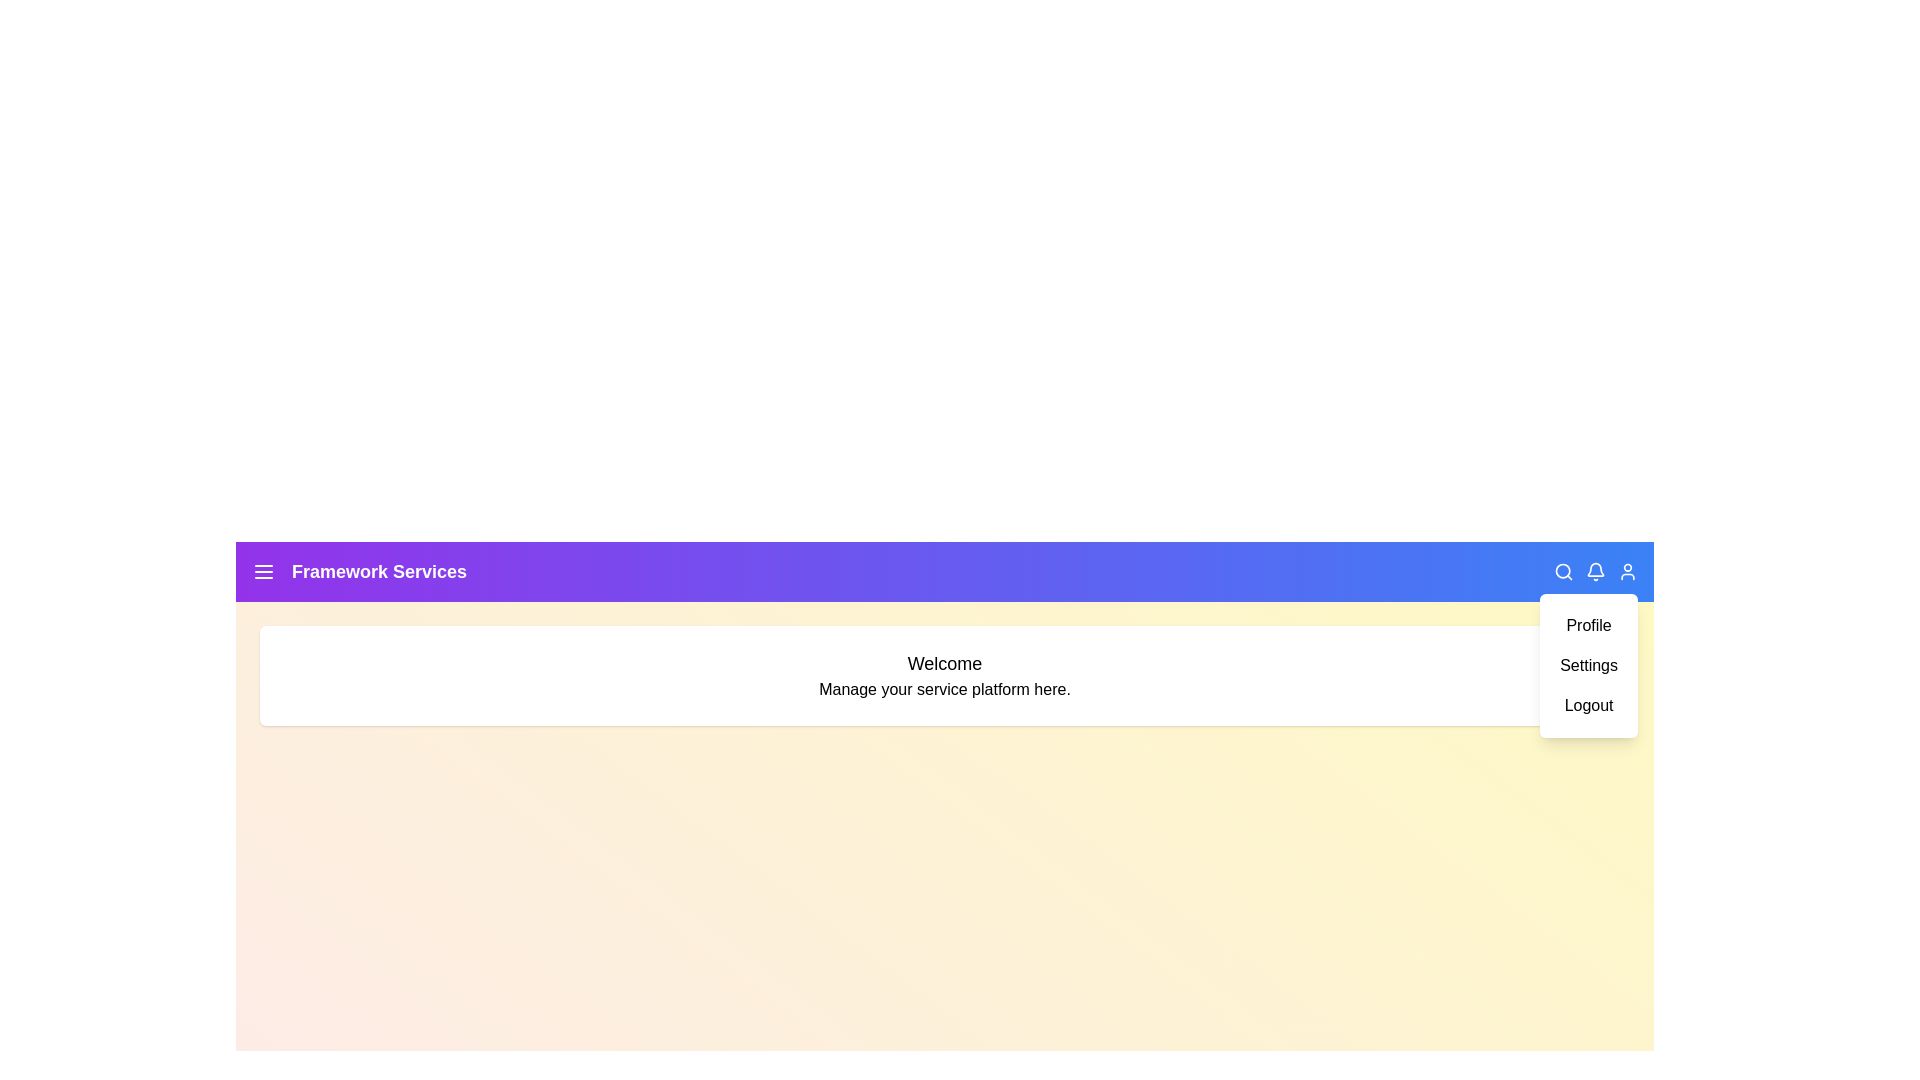 The height and width of the screenshot is (1080, 1920). I want to click on the notification icon to view notifications, so click(1595, 571).